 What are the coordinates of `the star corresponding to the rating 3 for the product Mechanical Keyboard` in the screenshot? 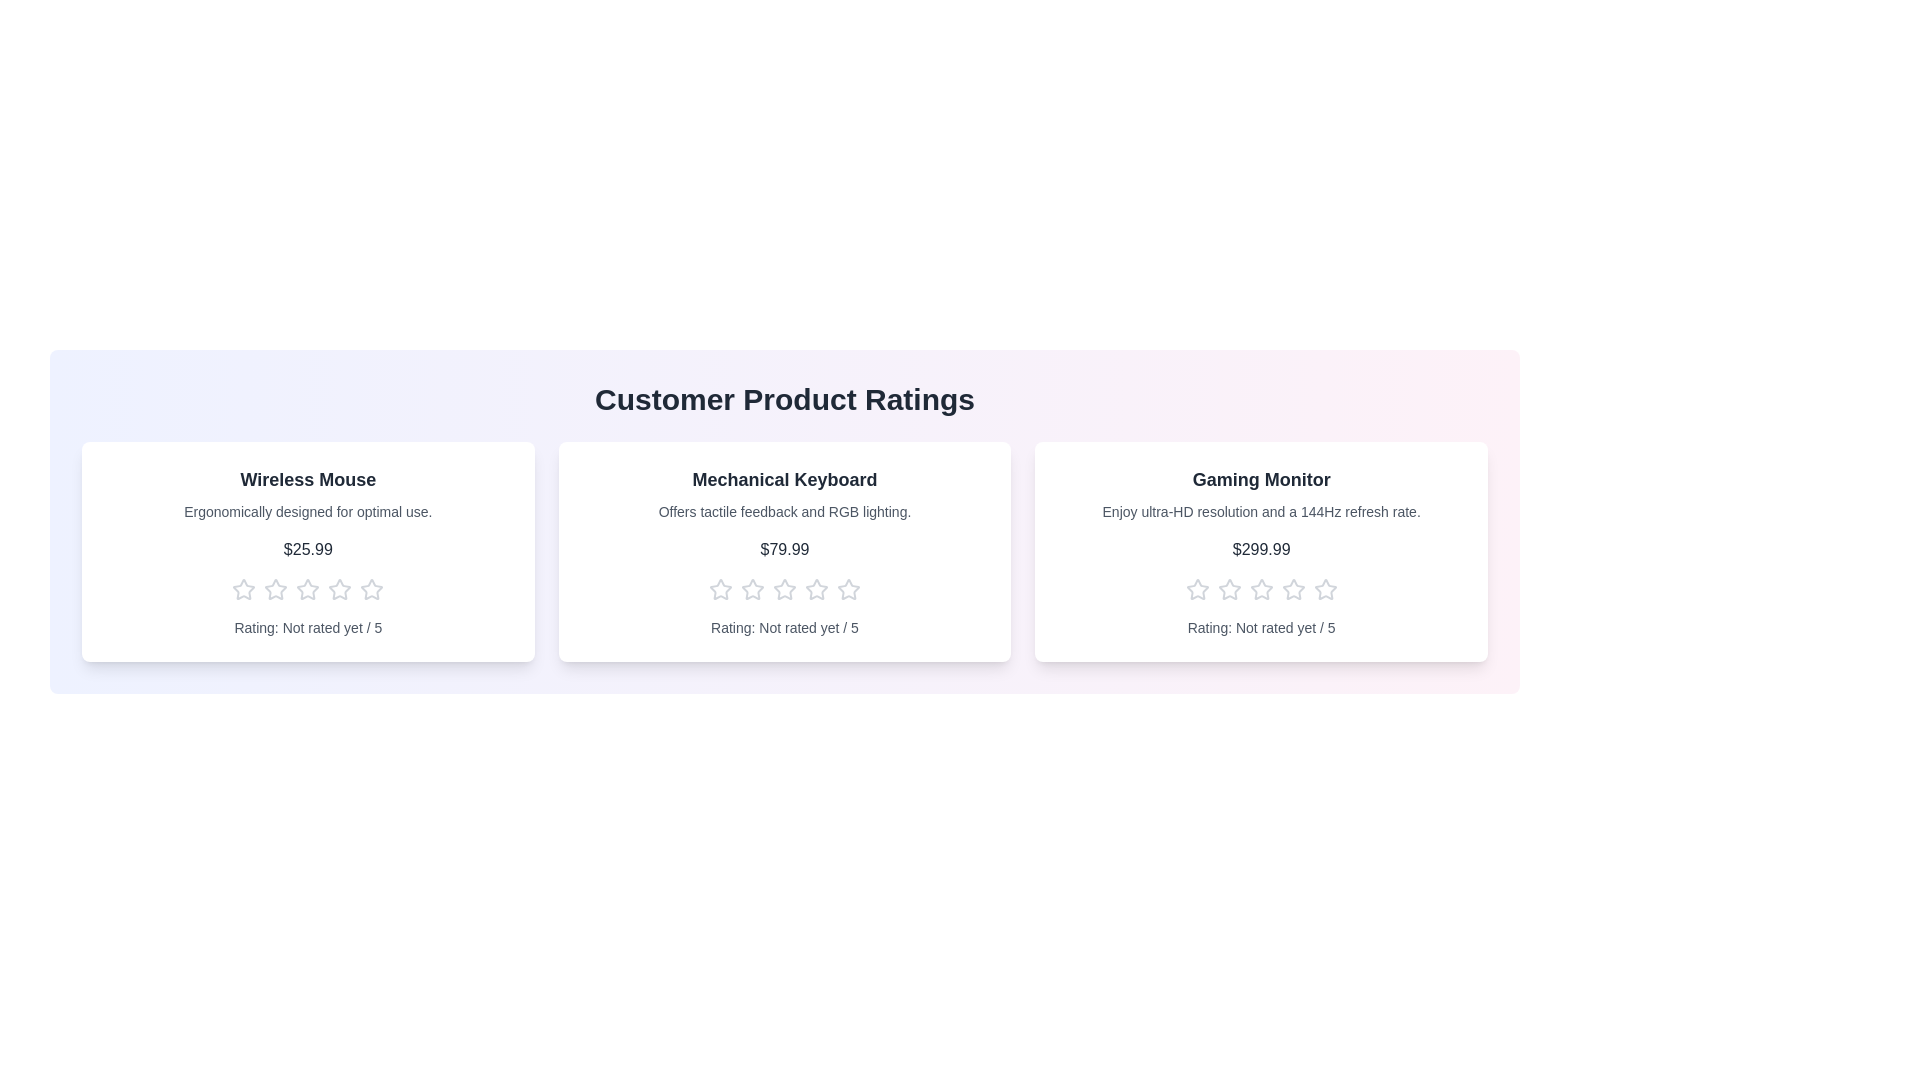 It's located at (782, 589).